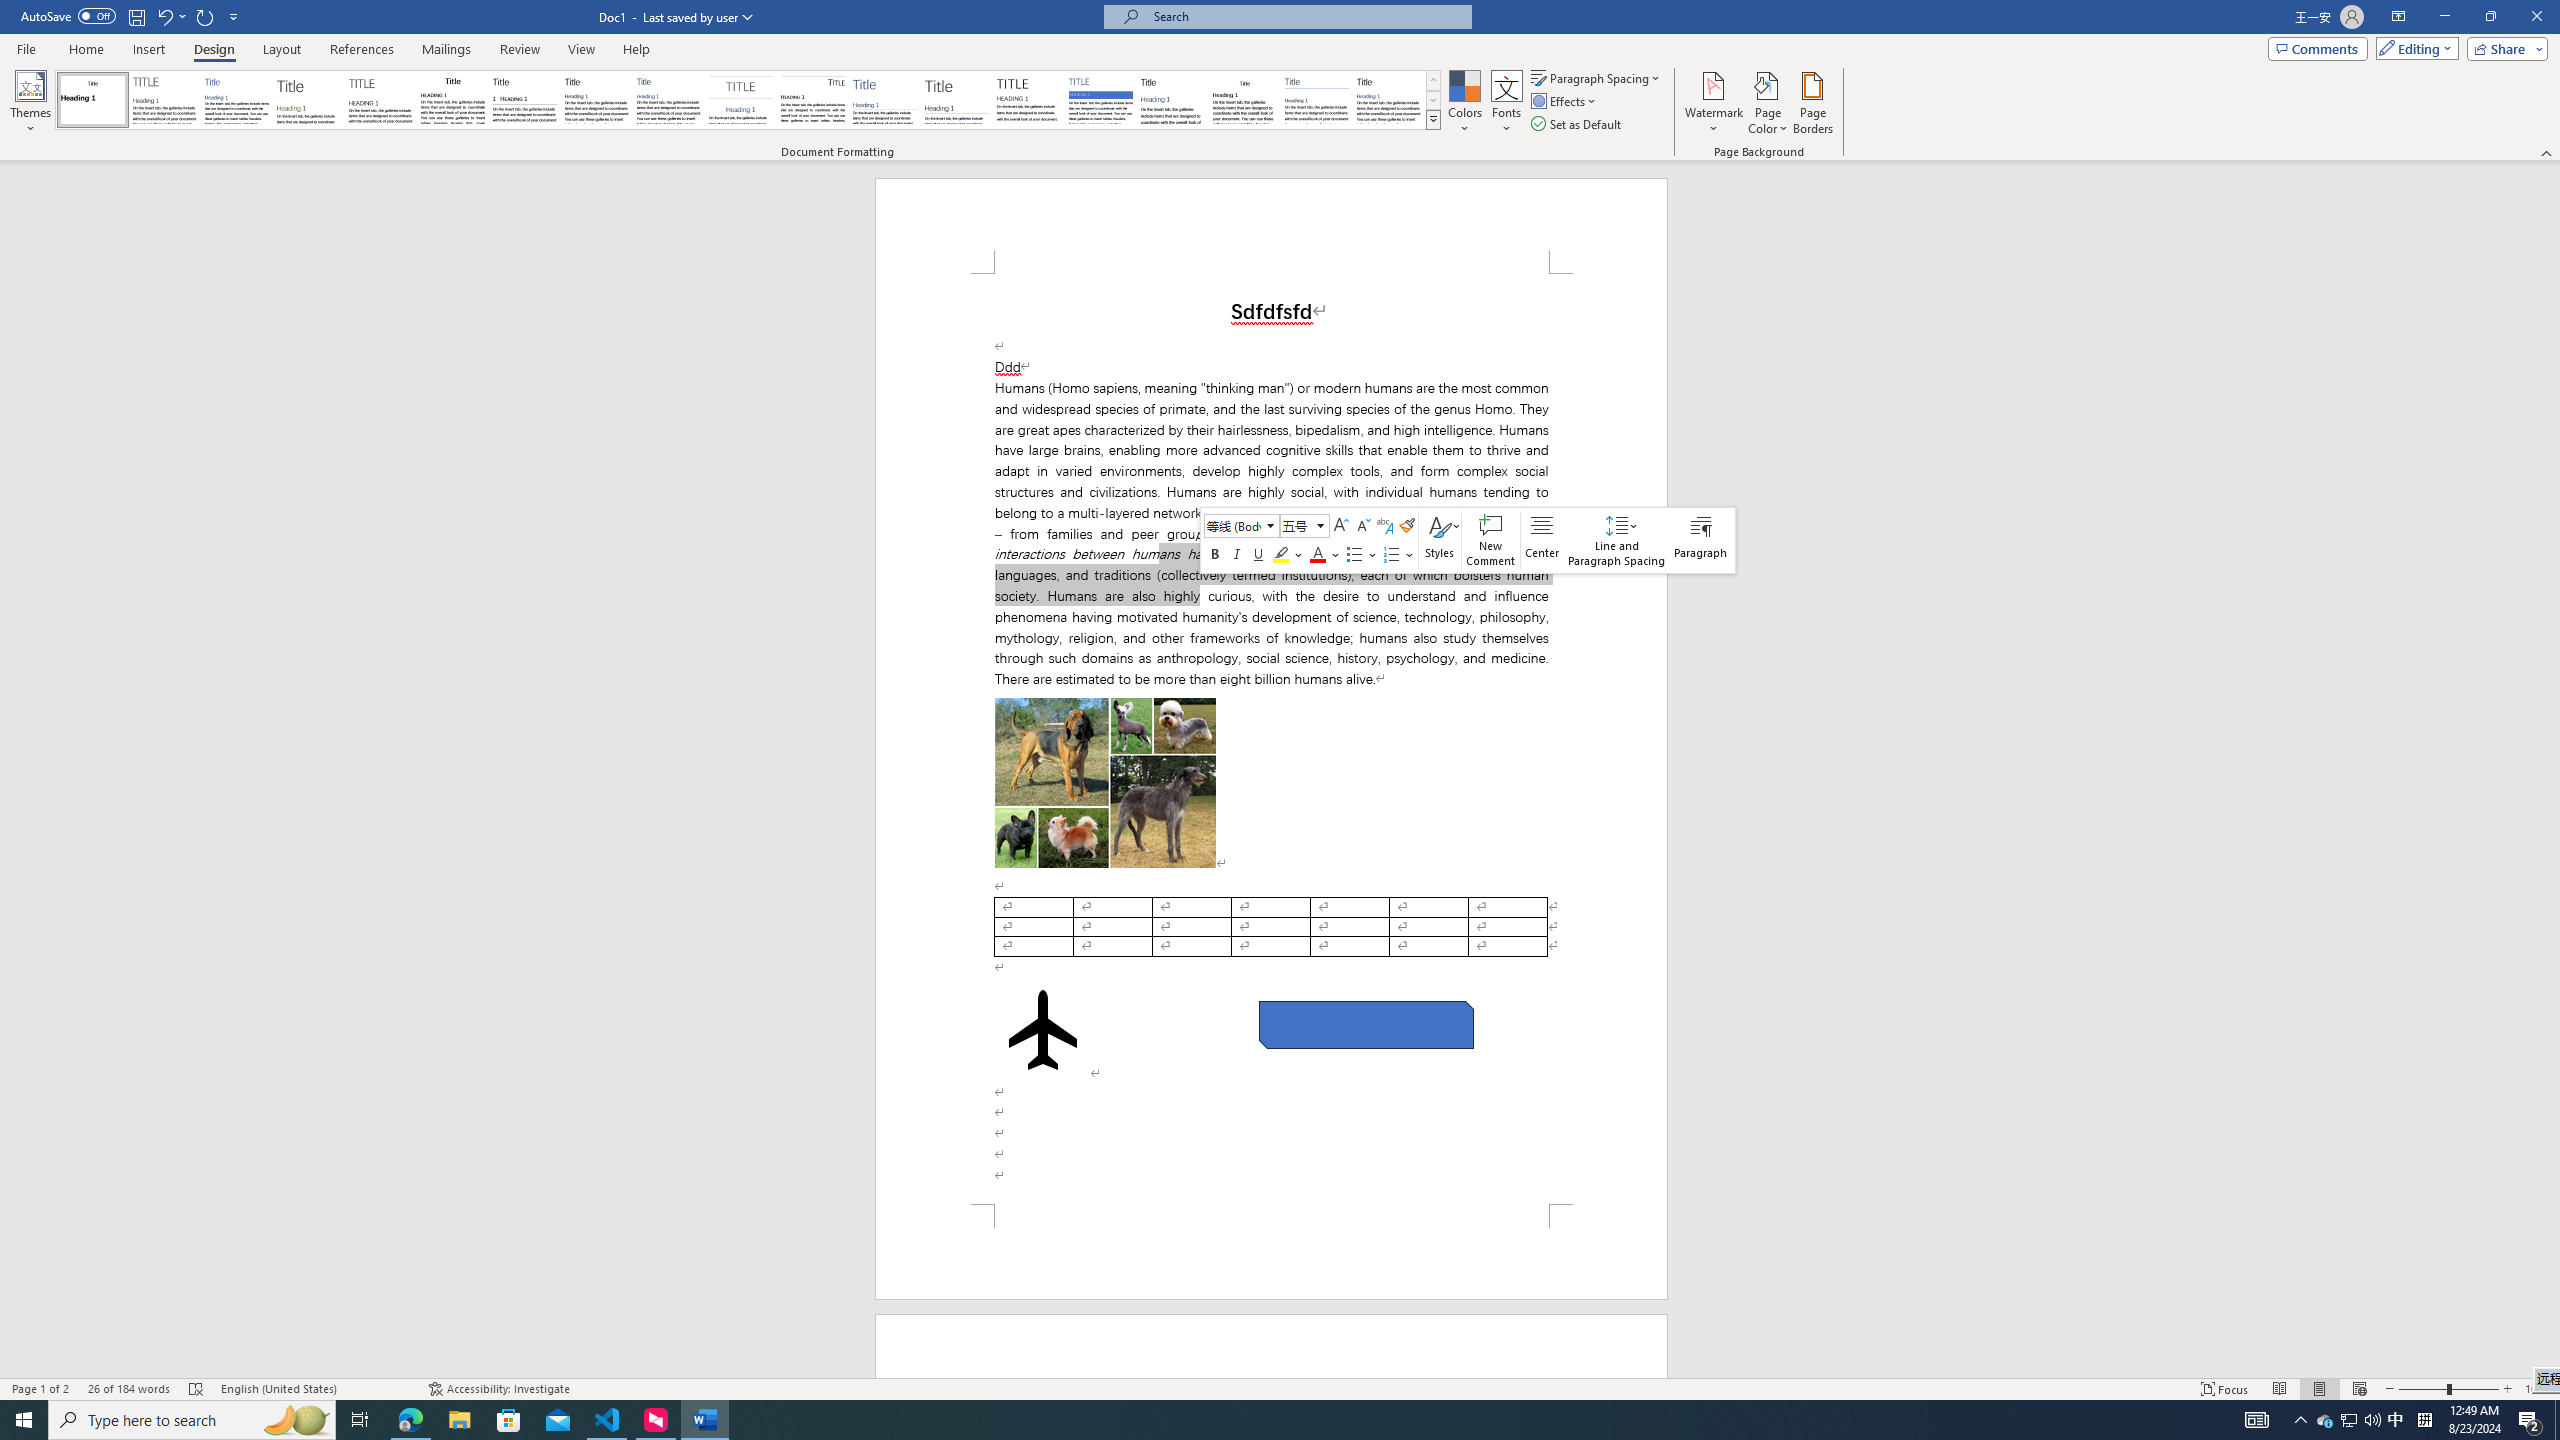 Image resolution: width=2560 pixels, height=1440 pixels. Describe the element at coordinates (1271, 738) in the screenshot. I see `'Page 1 content'` at that location.